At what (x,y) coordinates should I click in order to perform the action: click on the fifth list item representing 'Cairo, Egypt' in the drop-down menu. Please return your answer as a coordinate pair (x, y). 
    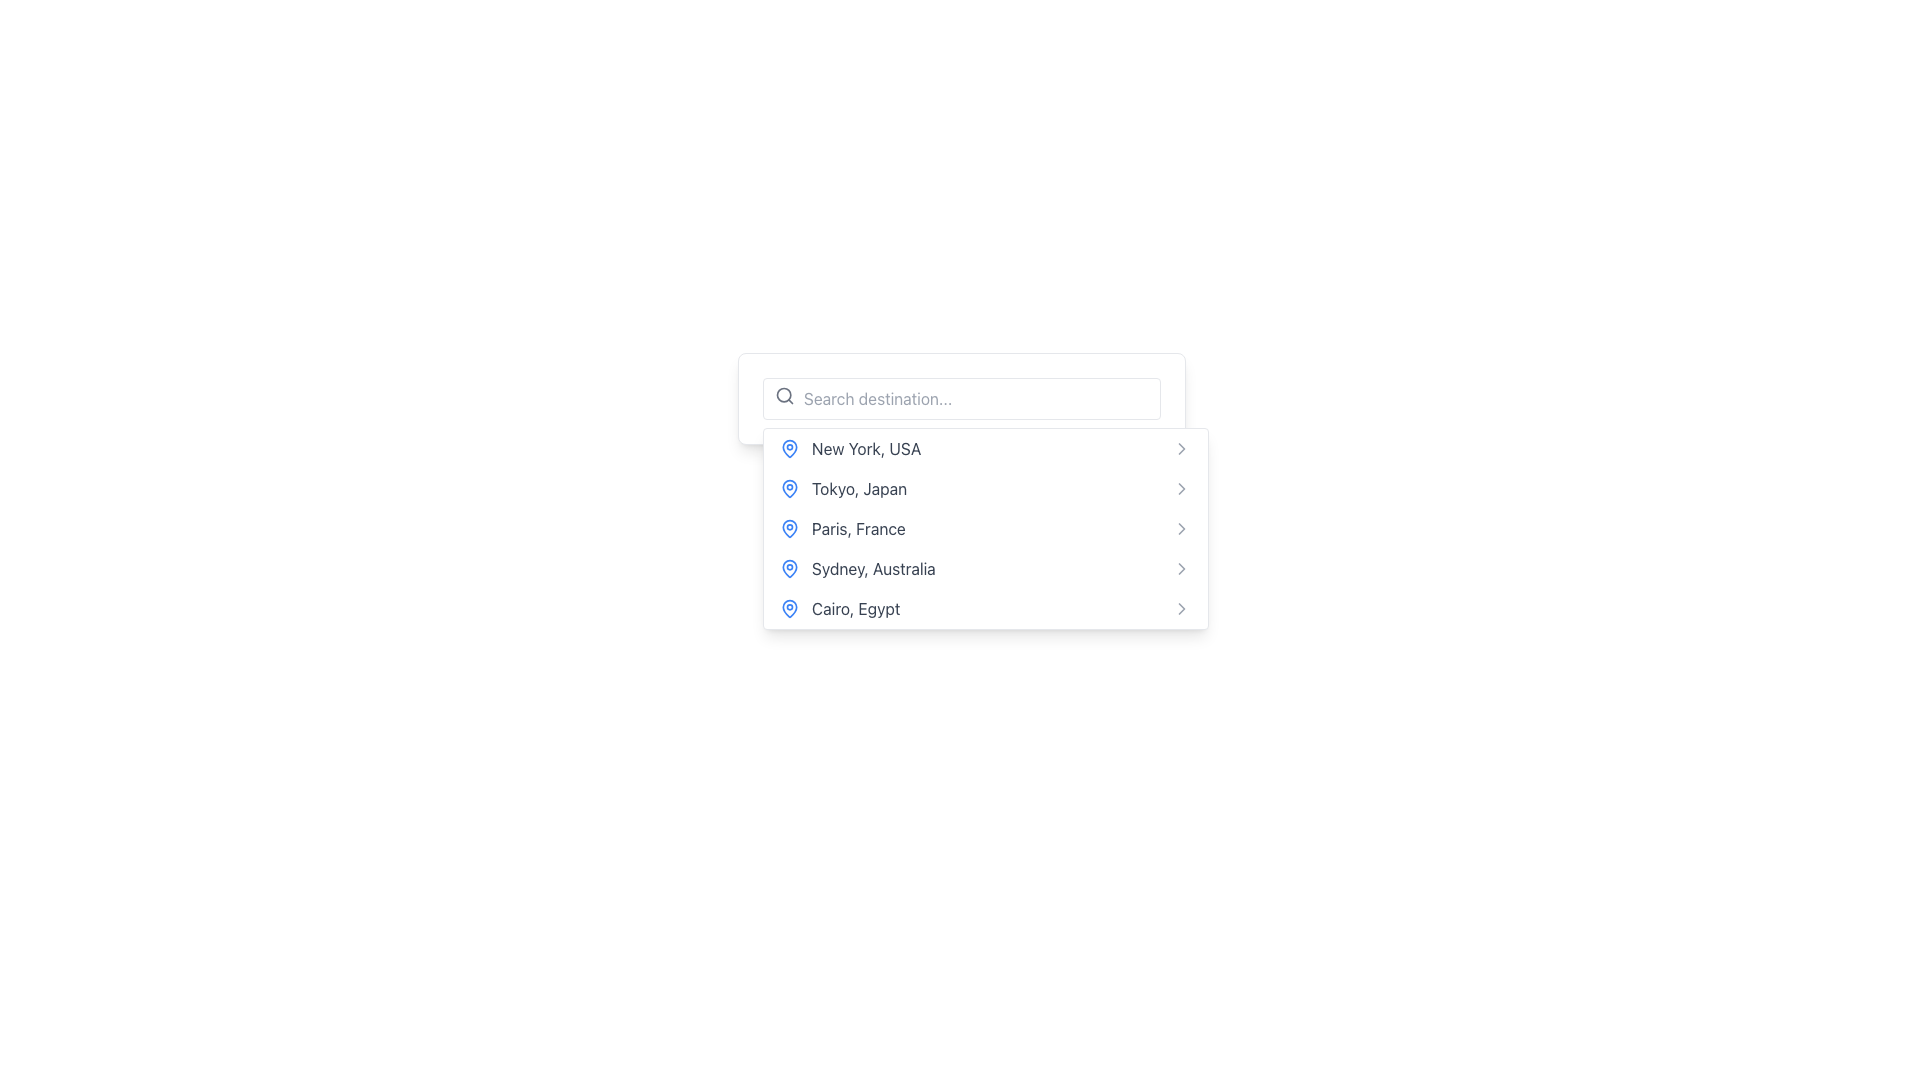
    Looking at the image, I should click on (985, 608).